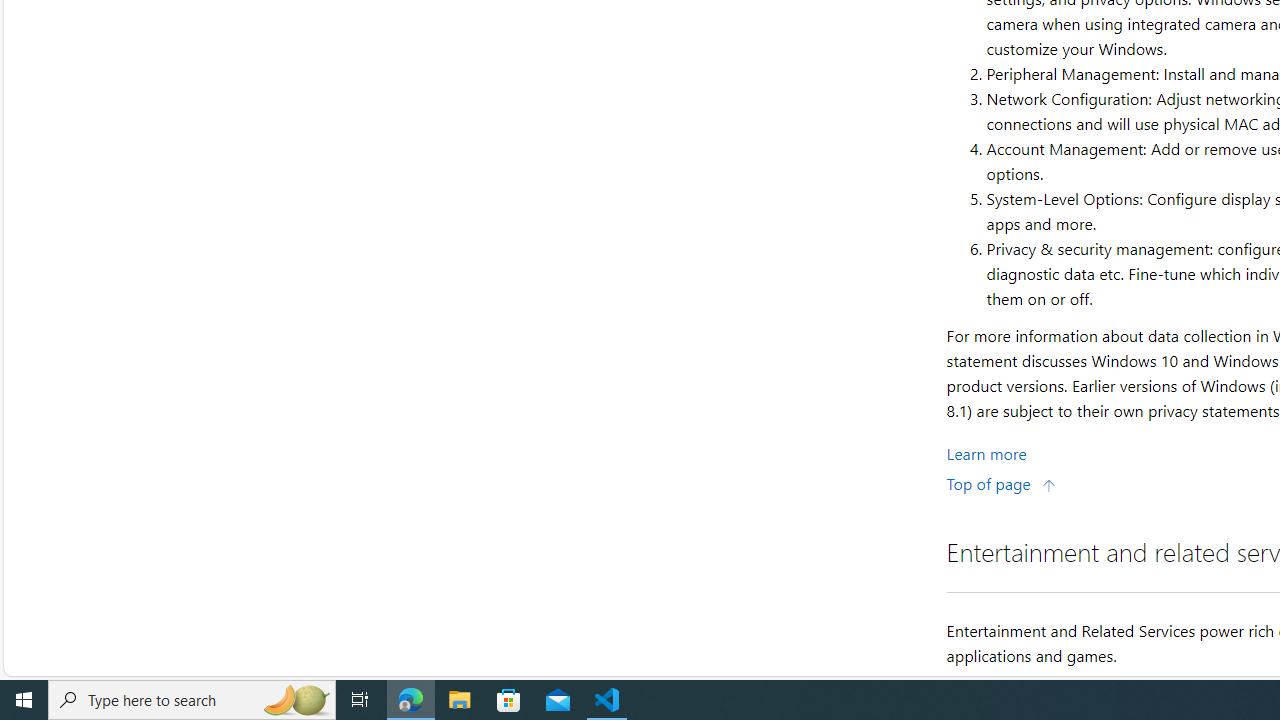  What do you see at coordinates (1001, 483) in the screenshot?
I see `'Top of page'` at bounding box center [1001, 483].